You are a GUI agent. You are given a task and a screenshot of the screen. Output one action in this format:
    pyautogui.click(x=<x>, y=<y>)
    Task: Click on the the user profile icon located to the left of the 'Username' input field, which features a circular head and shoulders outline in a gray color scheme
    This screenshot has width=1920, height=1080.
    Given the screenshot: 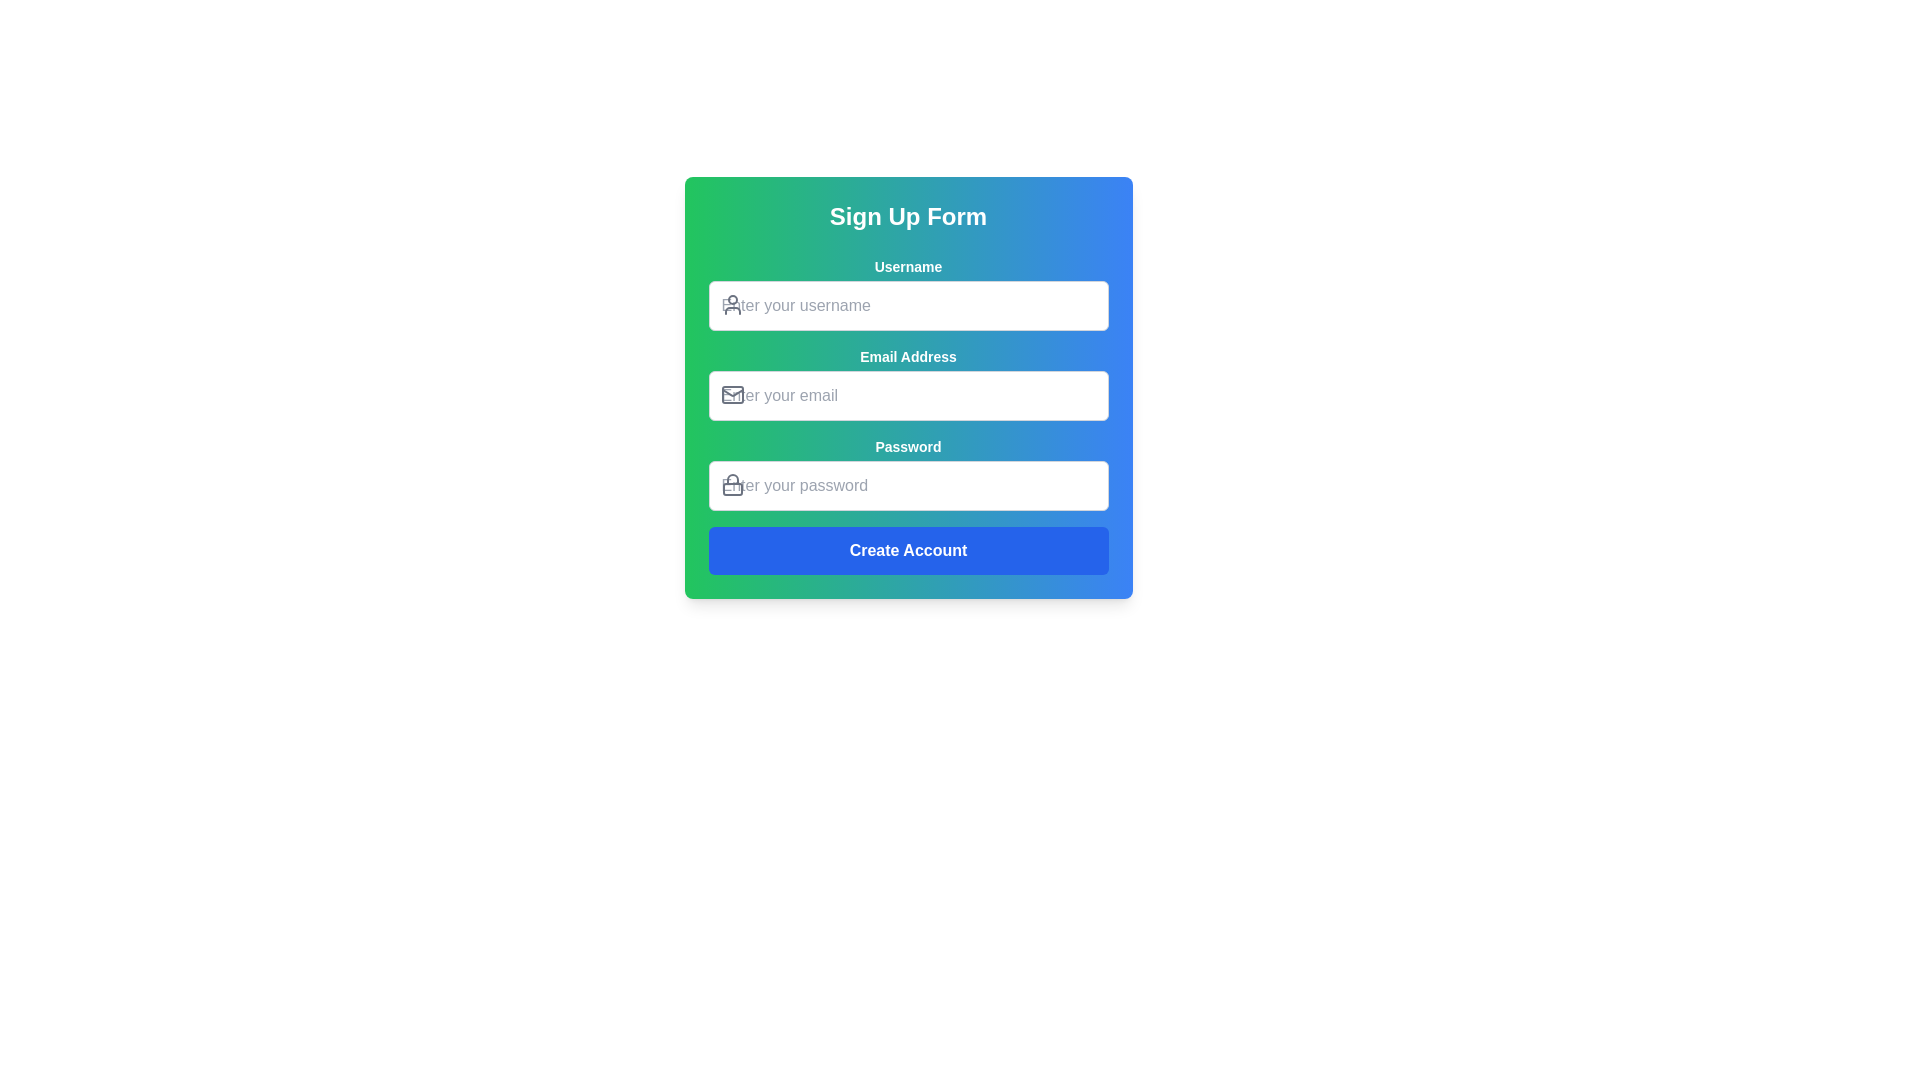 What is the action you would take?
    pyautogui.click(x=731, y=304)
    